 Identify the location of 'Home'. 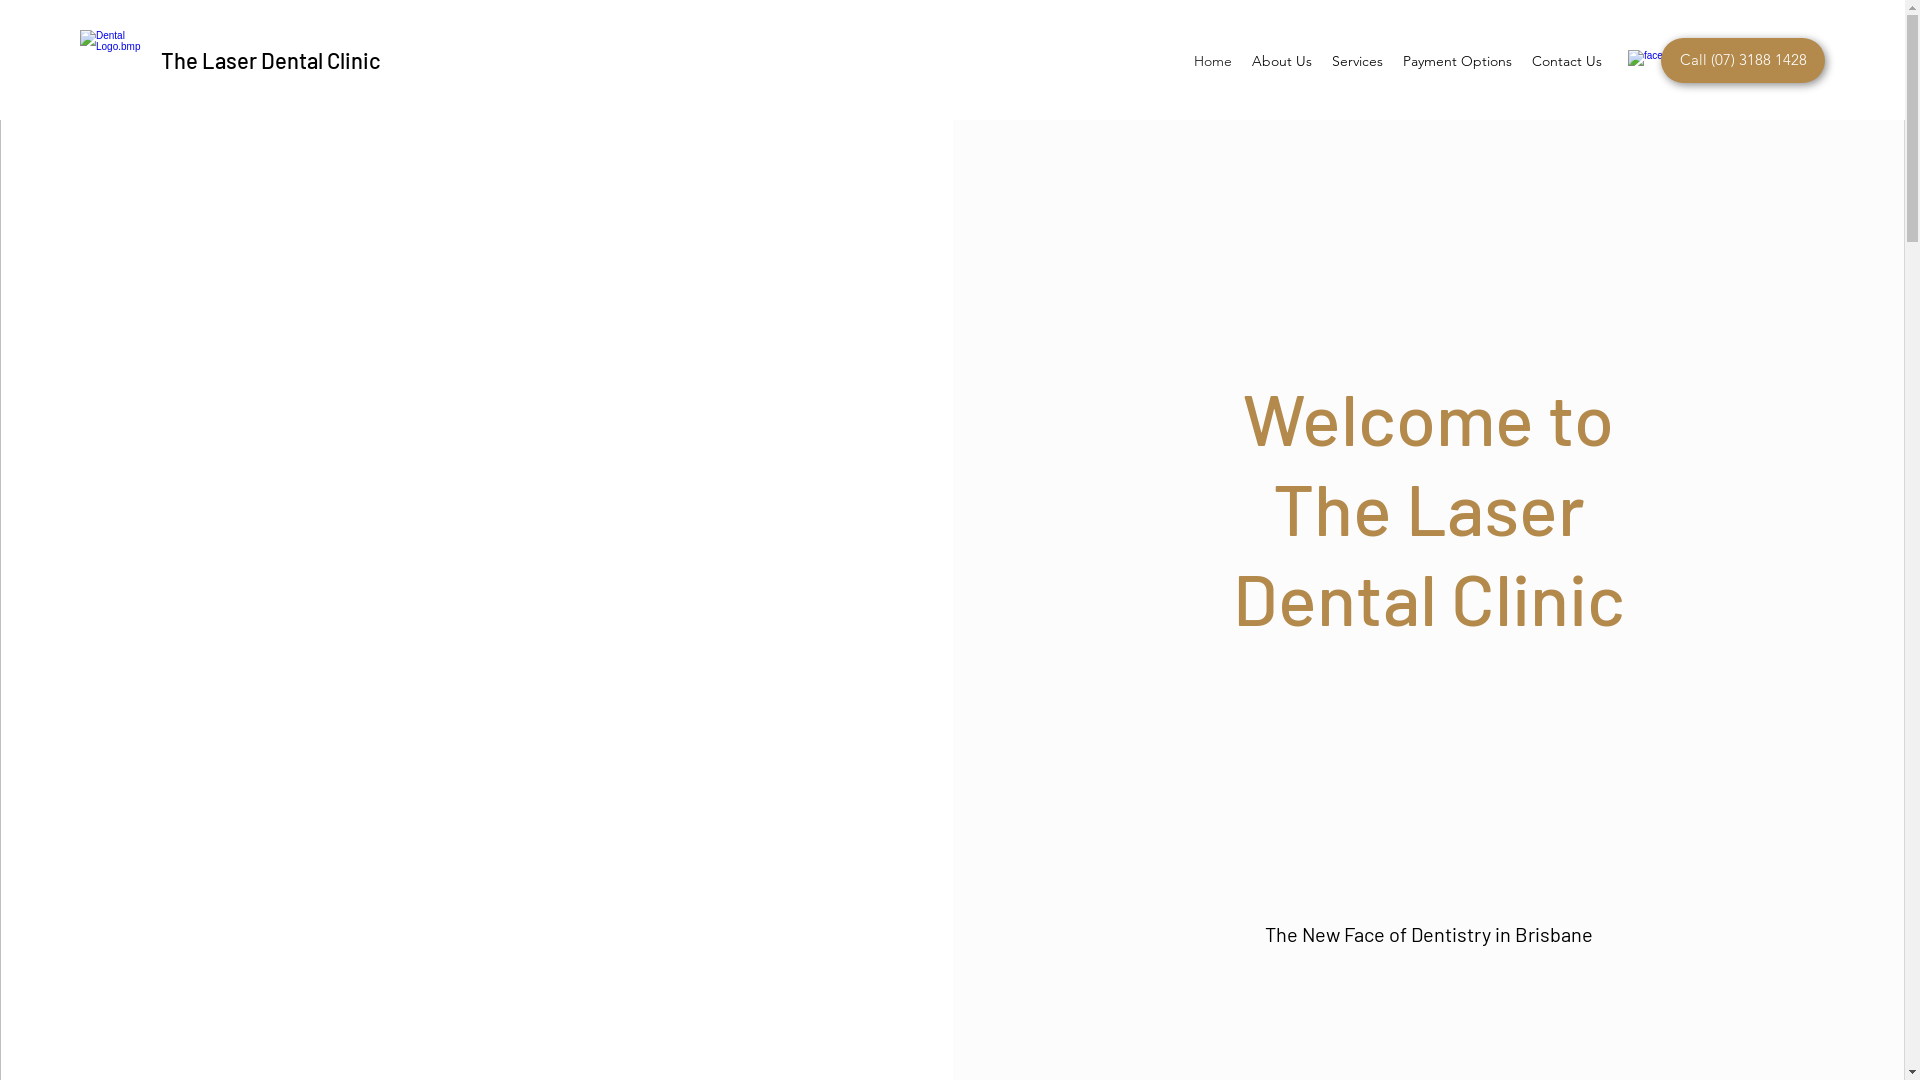
(1212, 60).